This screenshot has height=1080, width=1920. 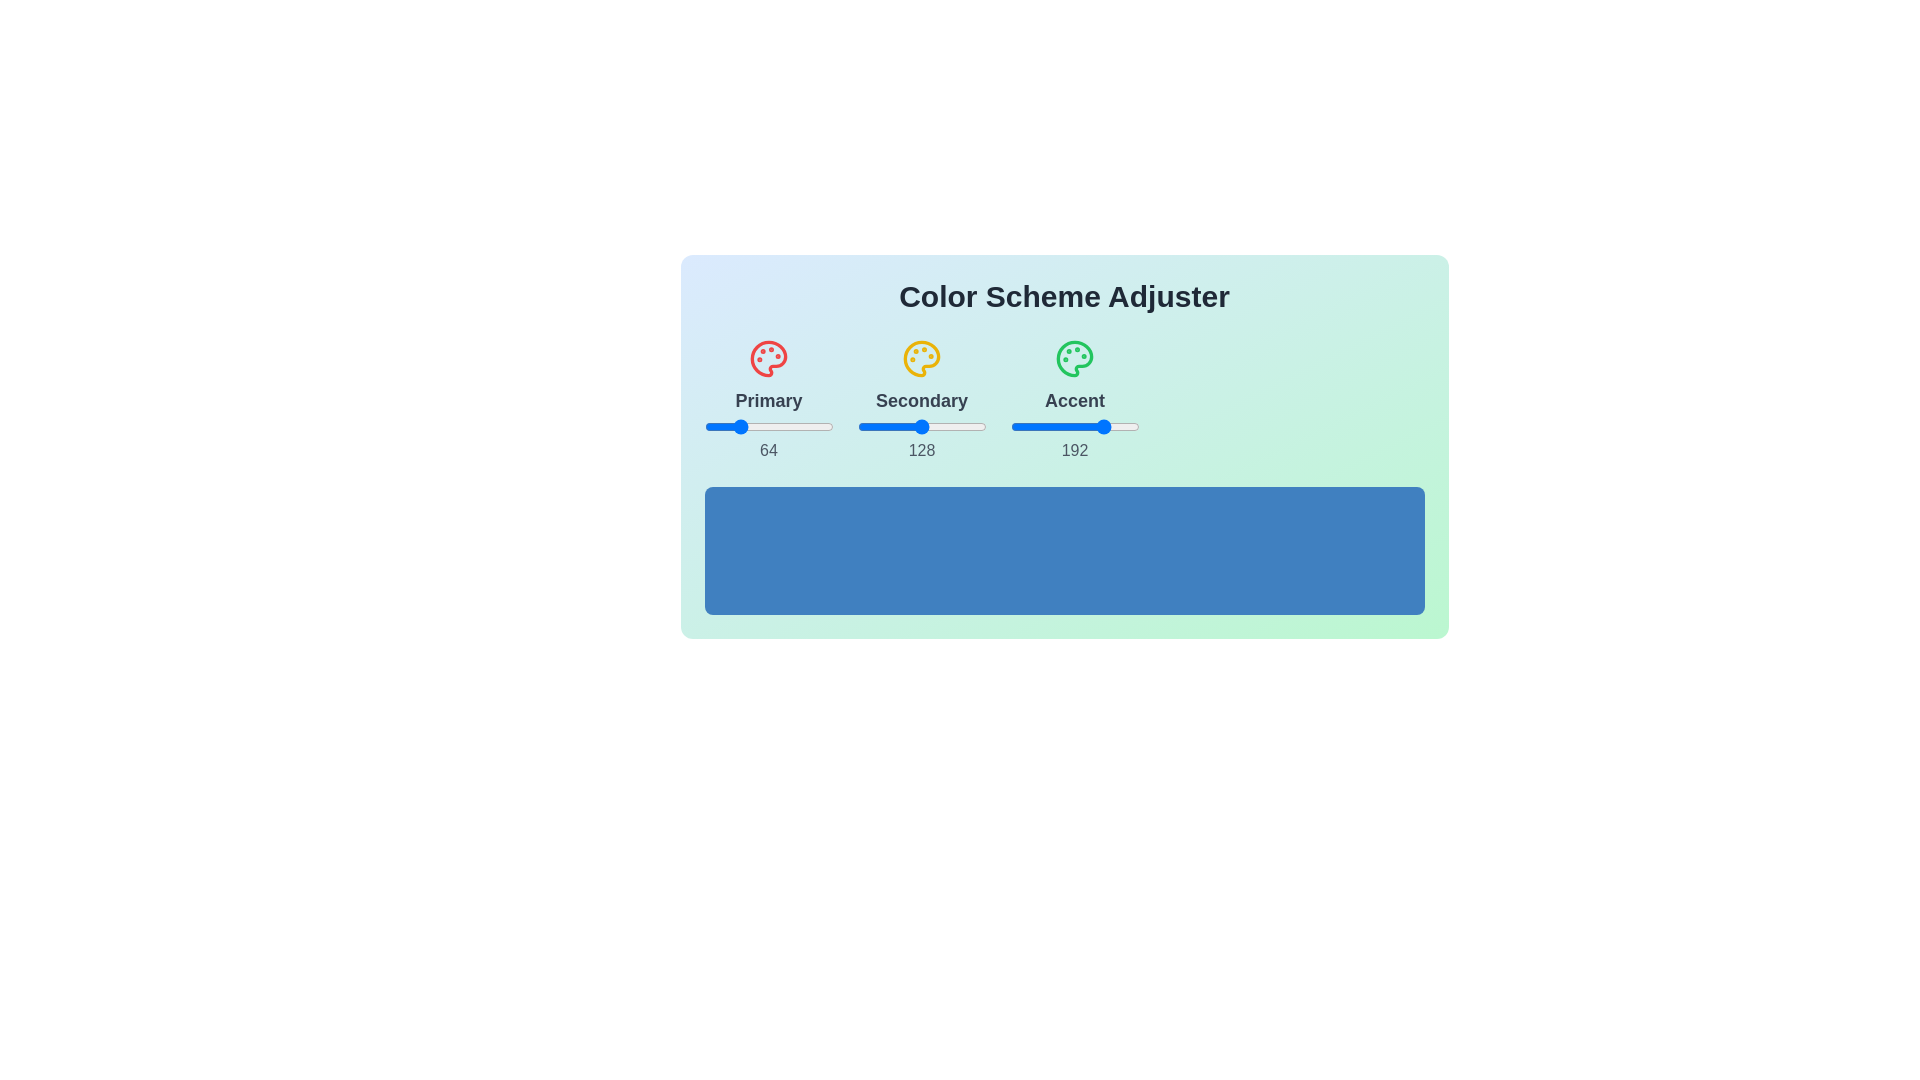 What do you see at coordinates (1031, 426) in the screenshot?
I see `the Accent slider to 42 within its range` at bounding box center [1031, 426].